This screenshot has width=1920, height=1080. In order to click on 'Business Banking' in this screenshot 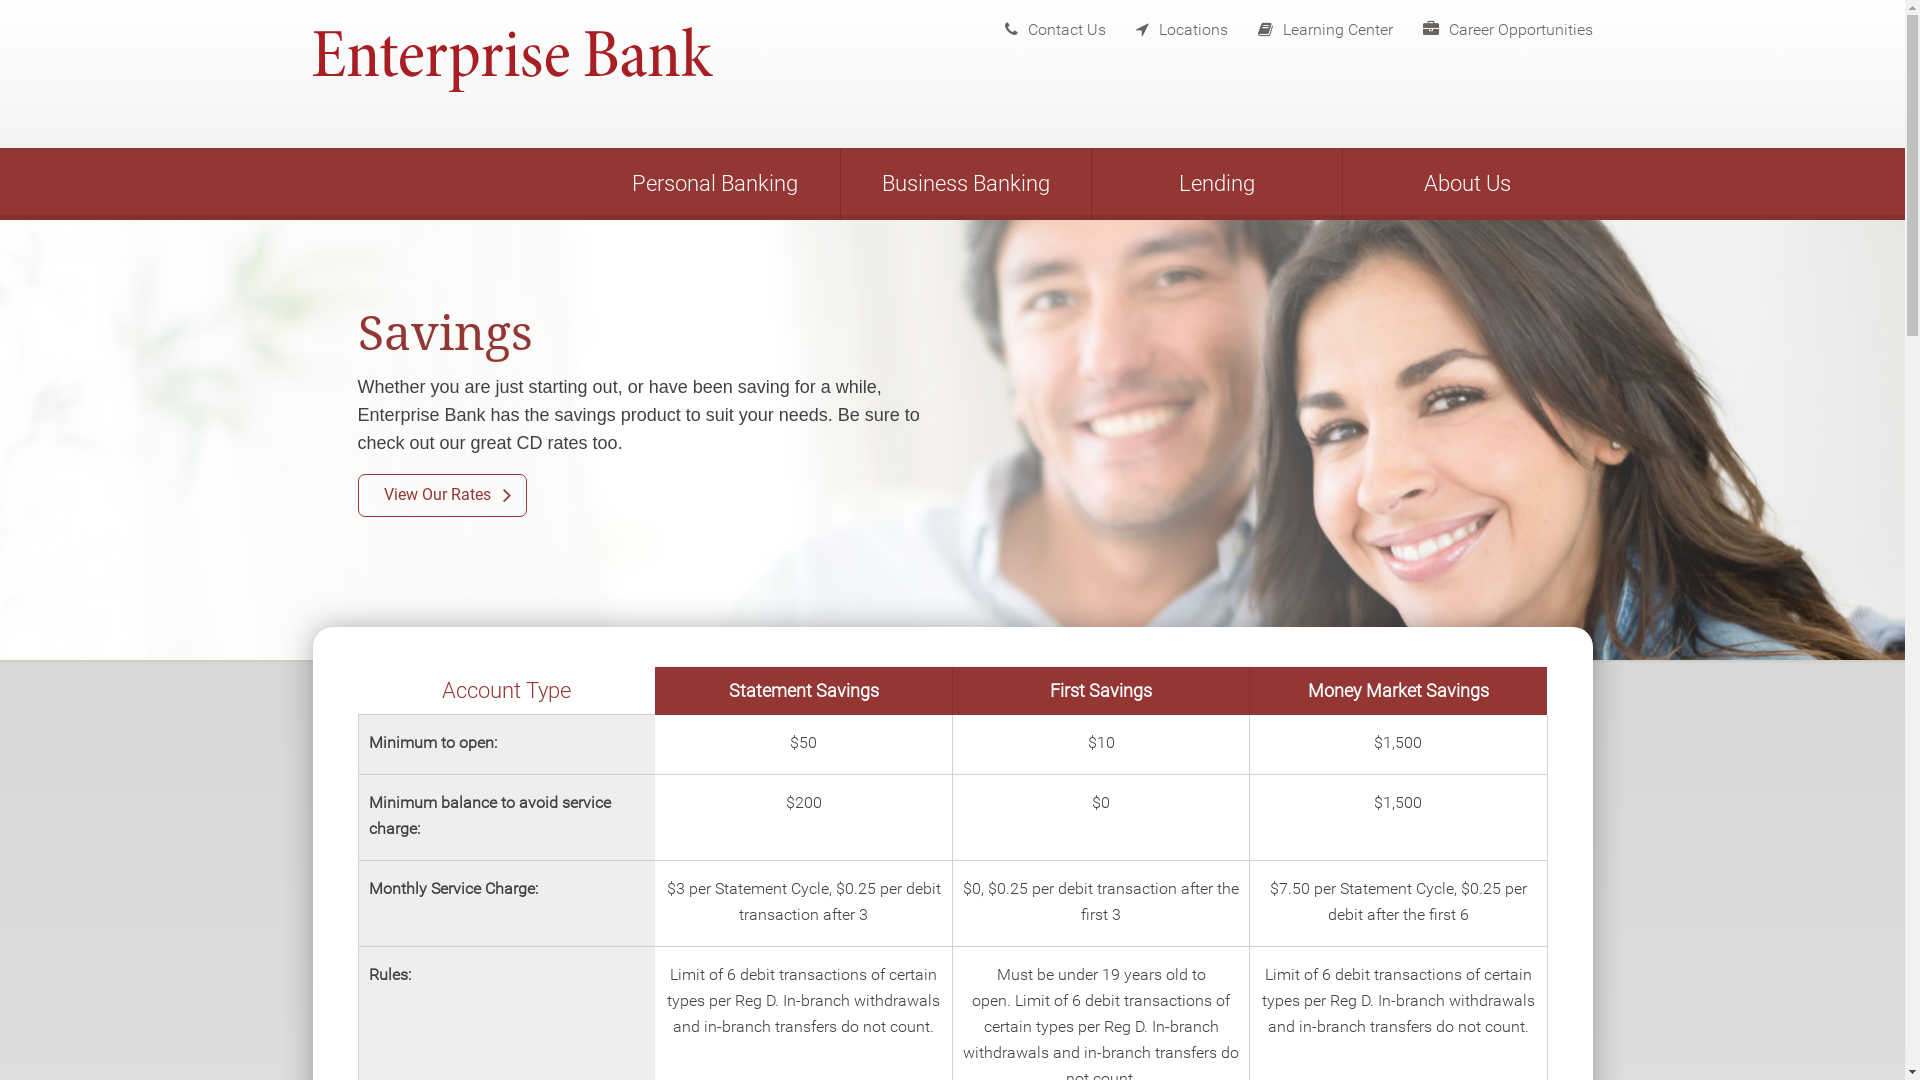, I will do `click(964, 184)`.